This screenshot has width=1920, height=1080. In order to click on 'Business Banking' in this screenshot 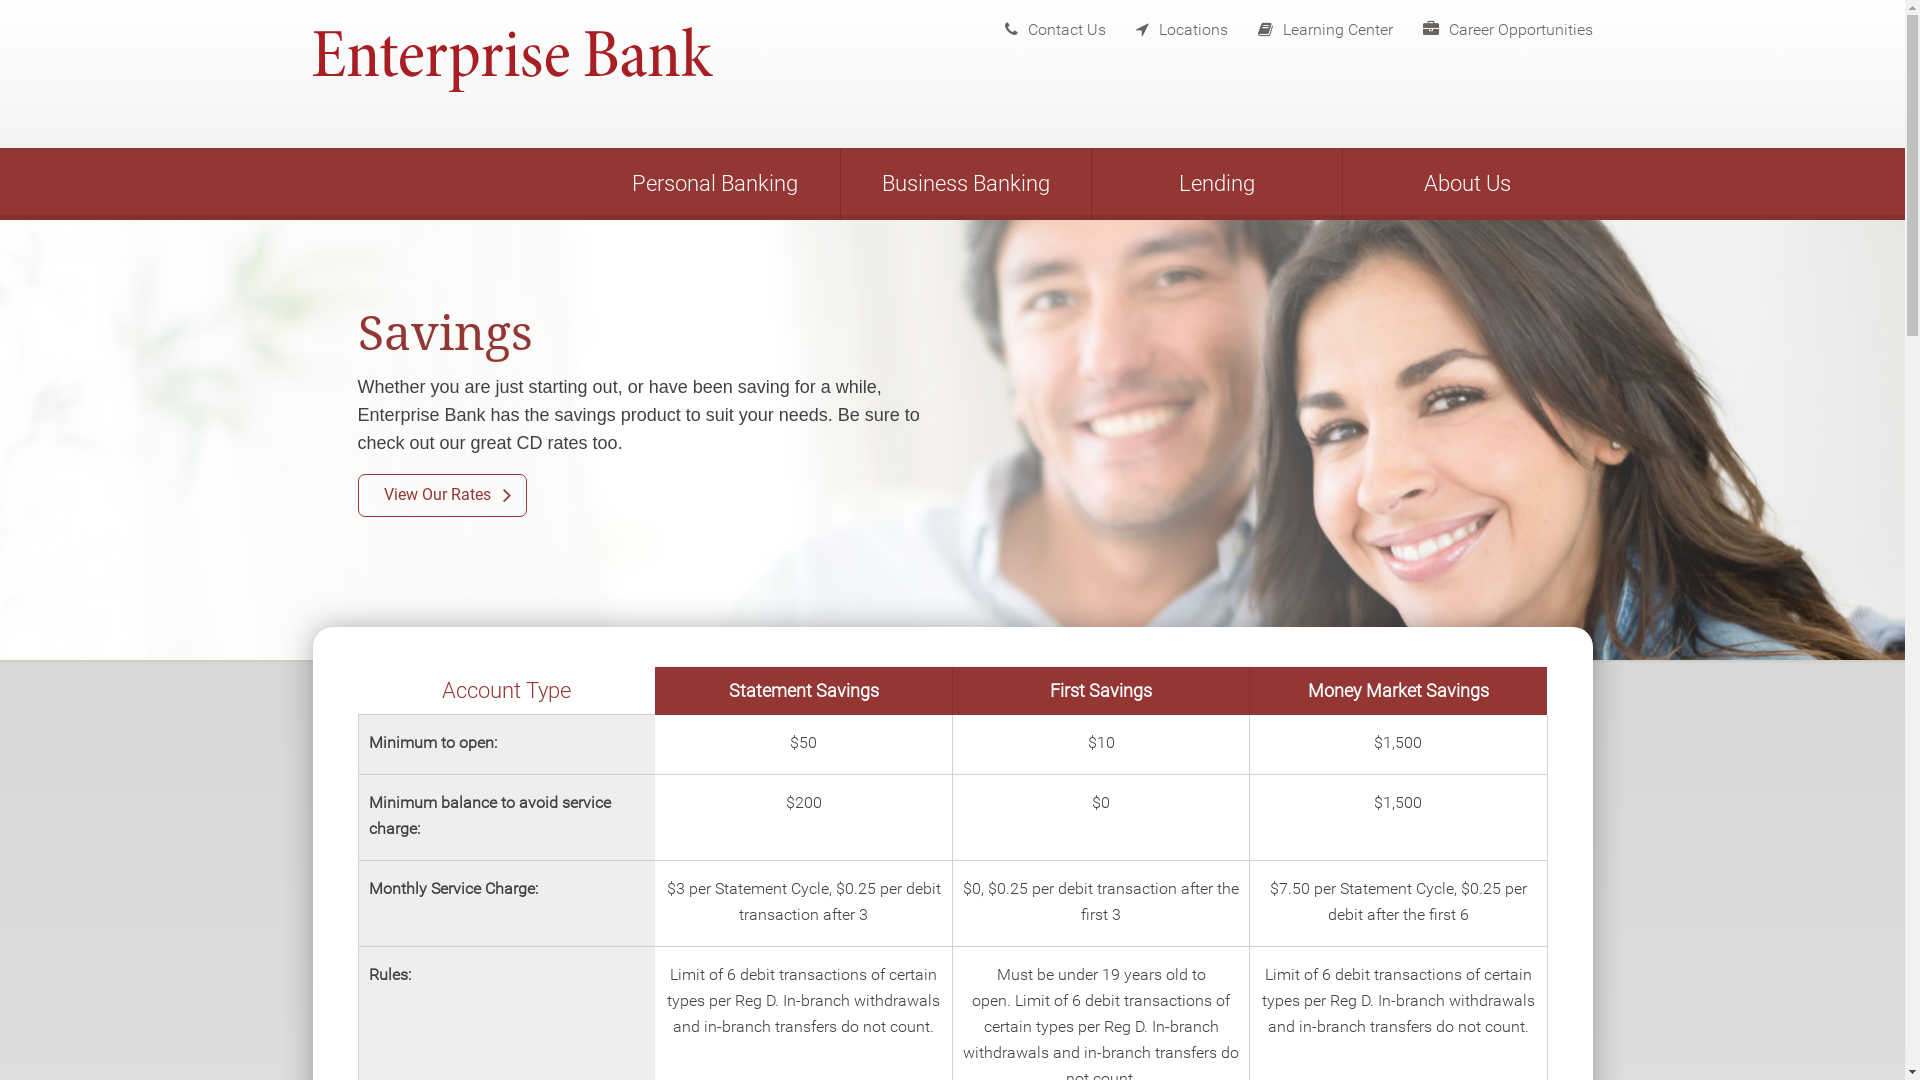, I will do `click(964, 184)`.